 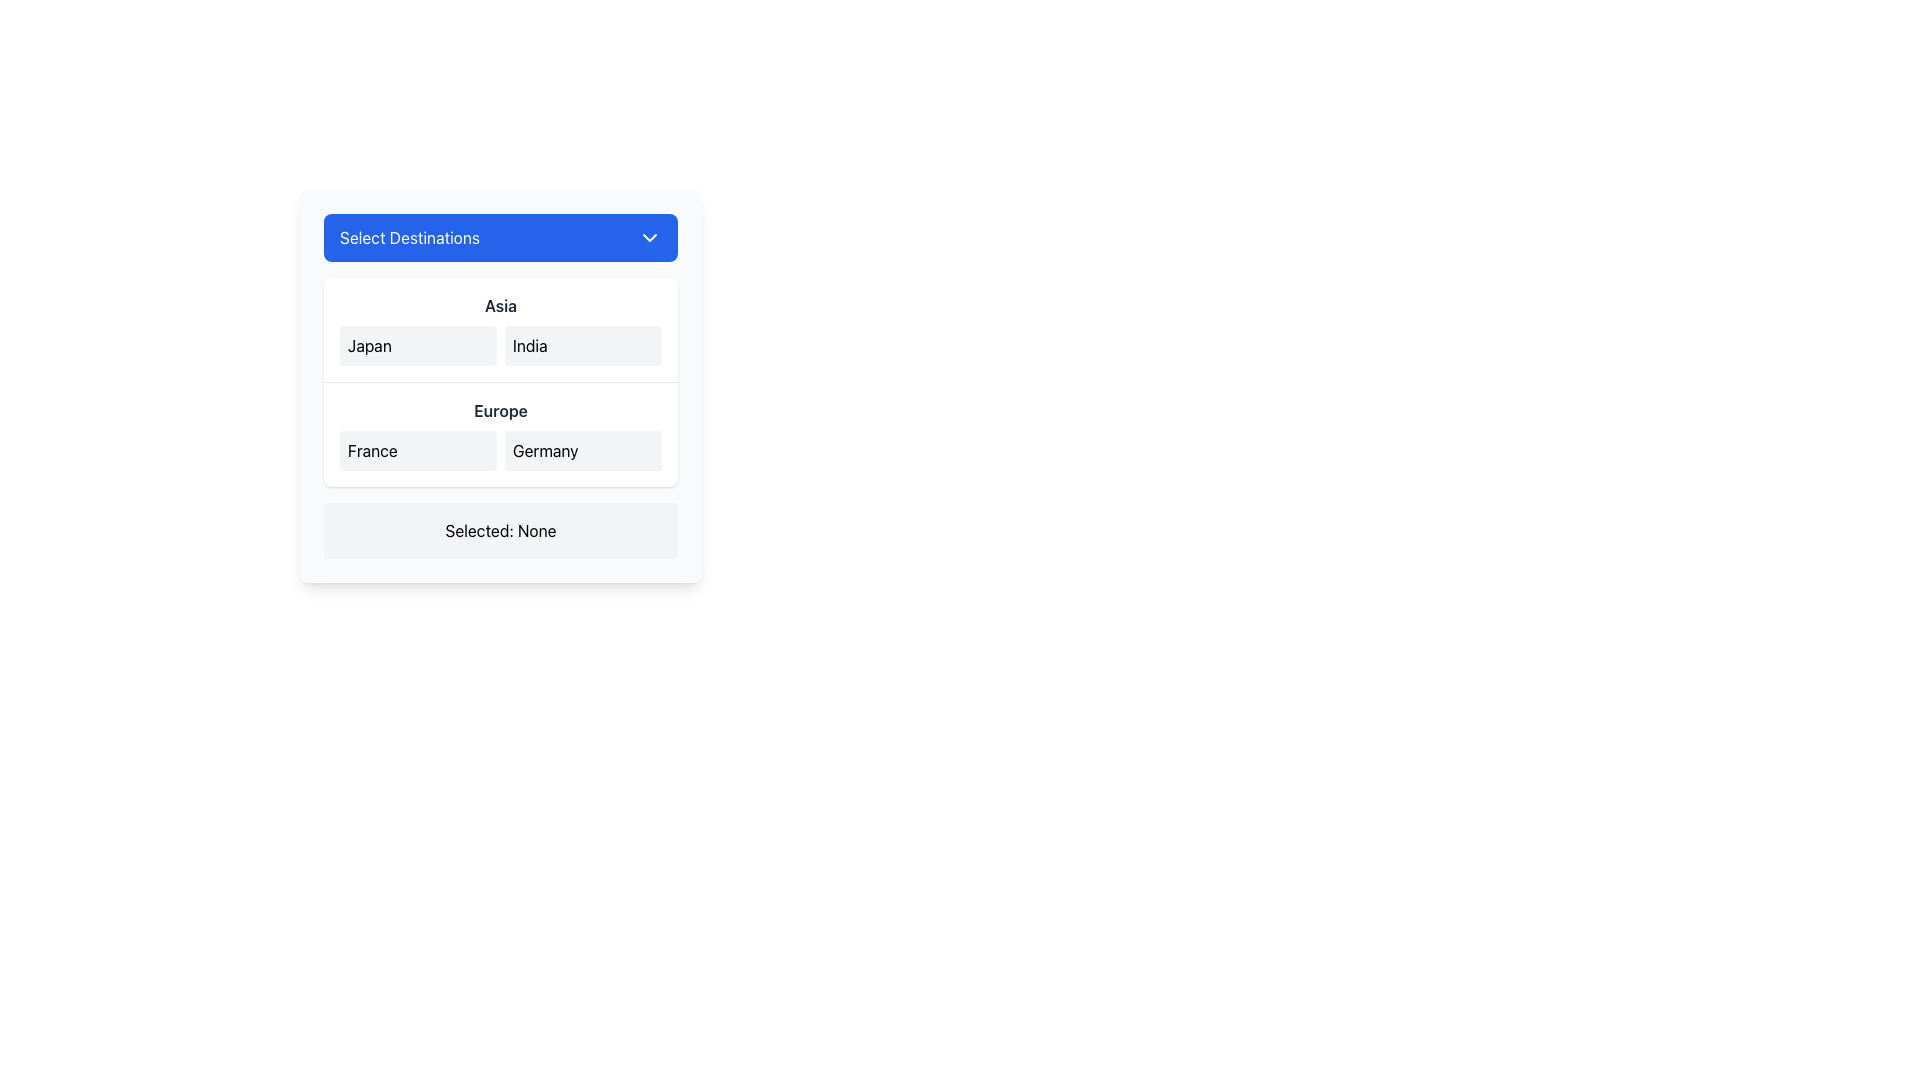 What do you see at coordinates (500, 329) in the screenshot?
I see `the section titled 'Asia' which contains the cards labeled 'Japan' and 'India', positioned above the dropdown labeled 'Select Destinations'` at bounding box center [500, 329].